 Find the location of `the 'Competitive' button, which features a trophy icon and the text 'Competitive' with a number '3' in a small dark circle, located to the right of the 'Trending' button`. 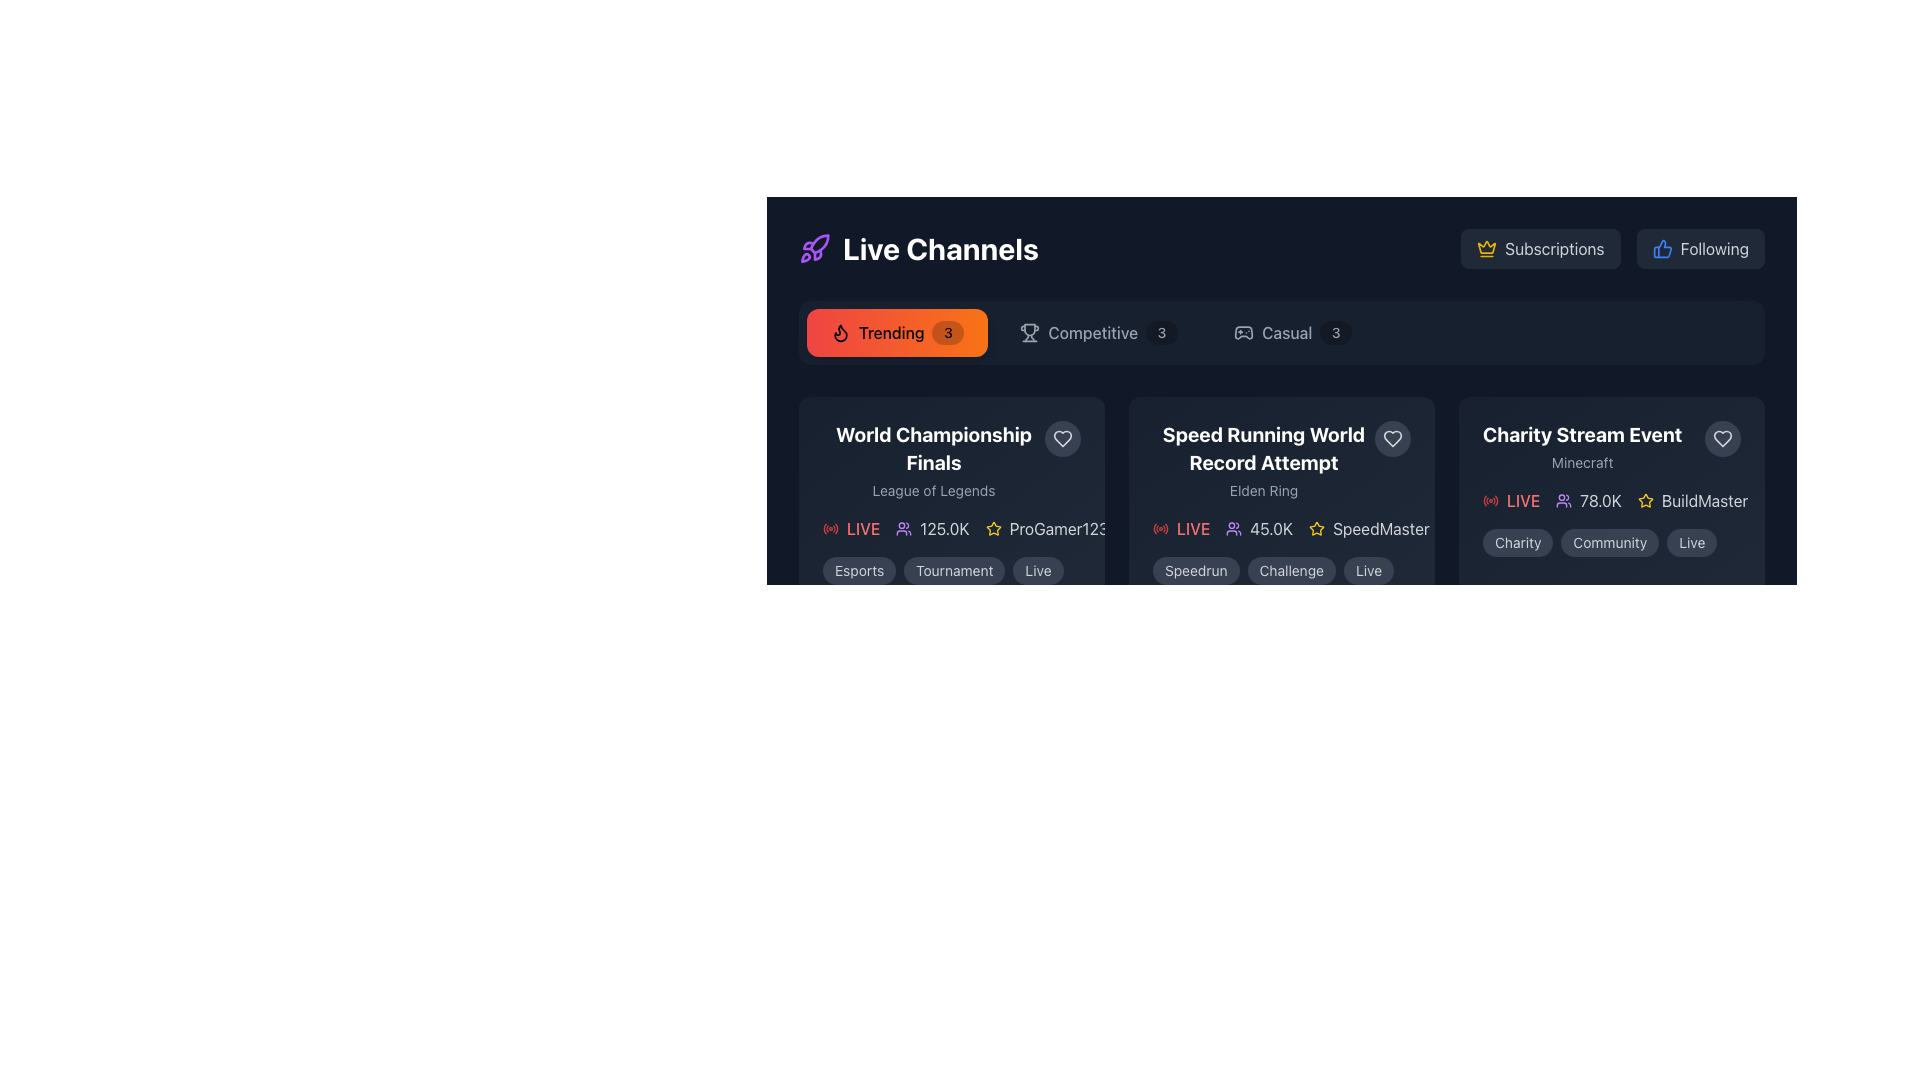

the 'Competitive' button, which features a trophy icon and the text 'Competitive' with a number '3' in a small dark circle, located to the right of the 'Trending' button is located at coordinates (1098, 331).